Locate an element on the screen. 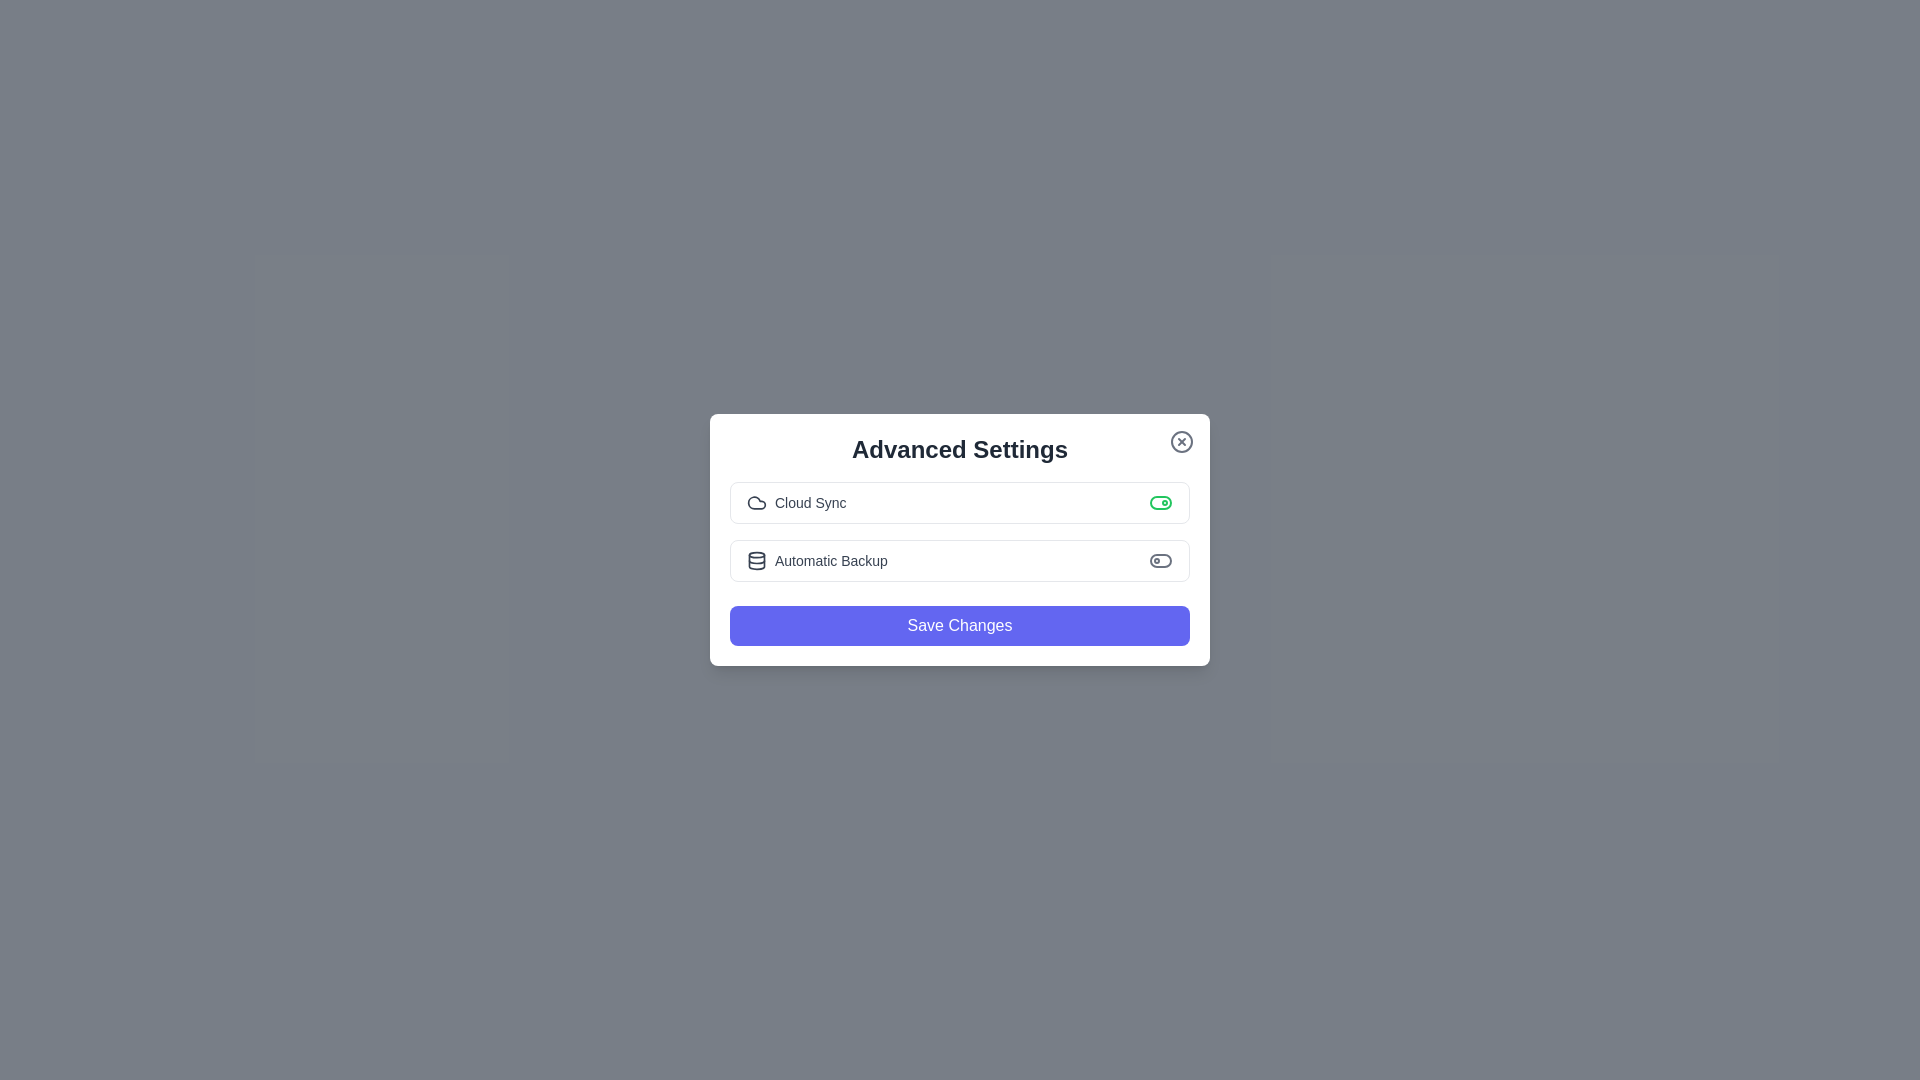 The width and height of the screenshot is (1920, 1080). the 'Cloud Sync' text label with the cloud icon in the settings panel is located at coordinates (795, 501).